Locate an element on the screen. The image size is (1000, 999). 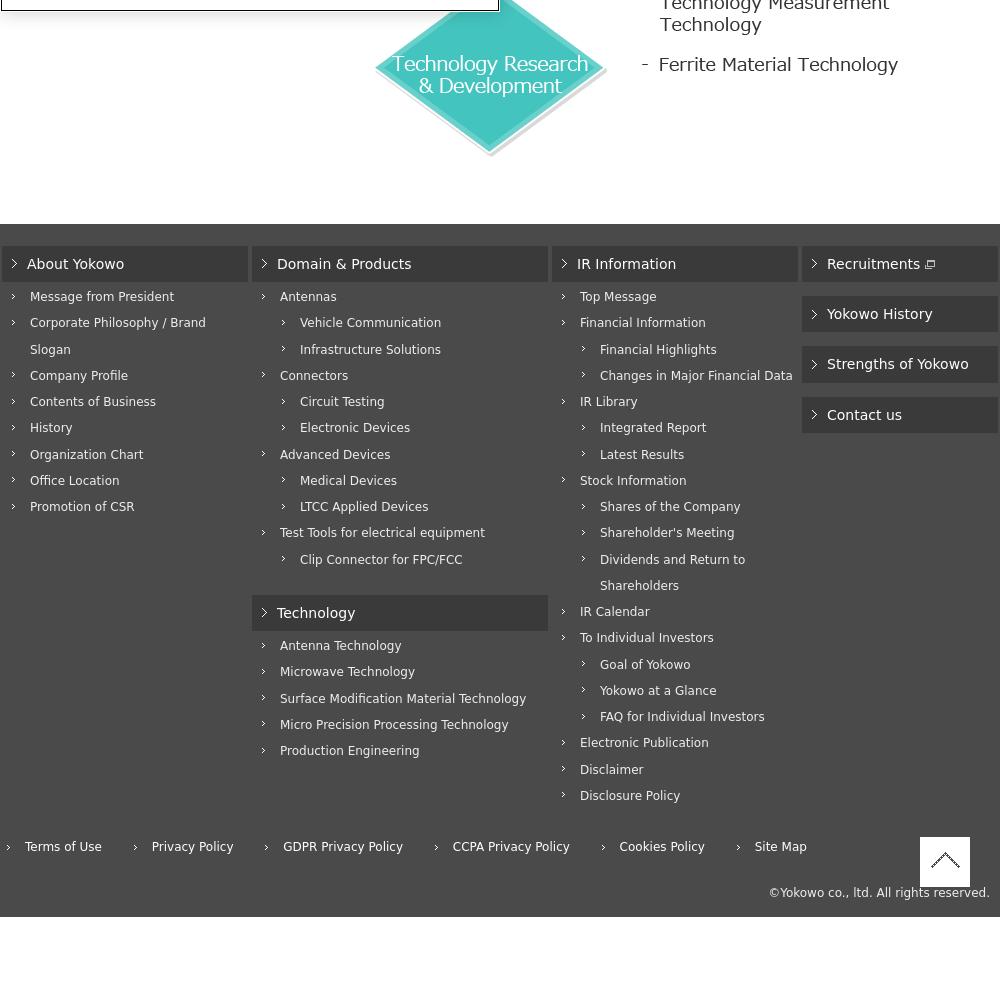
'Dividends and Return to Shareholders' is located at coordinates (672, 572).